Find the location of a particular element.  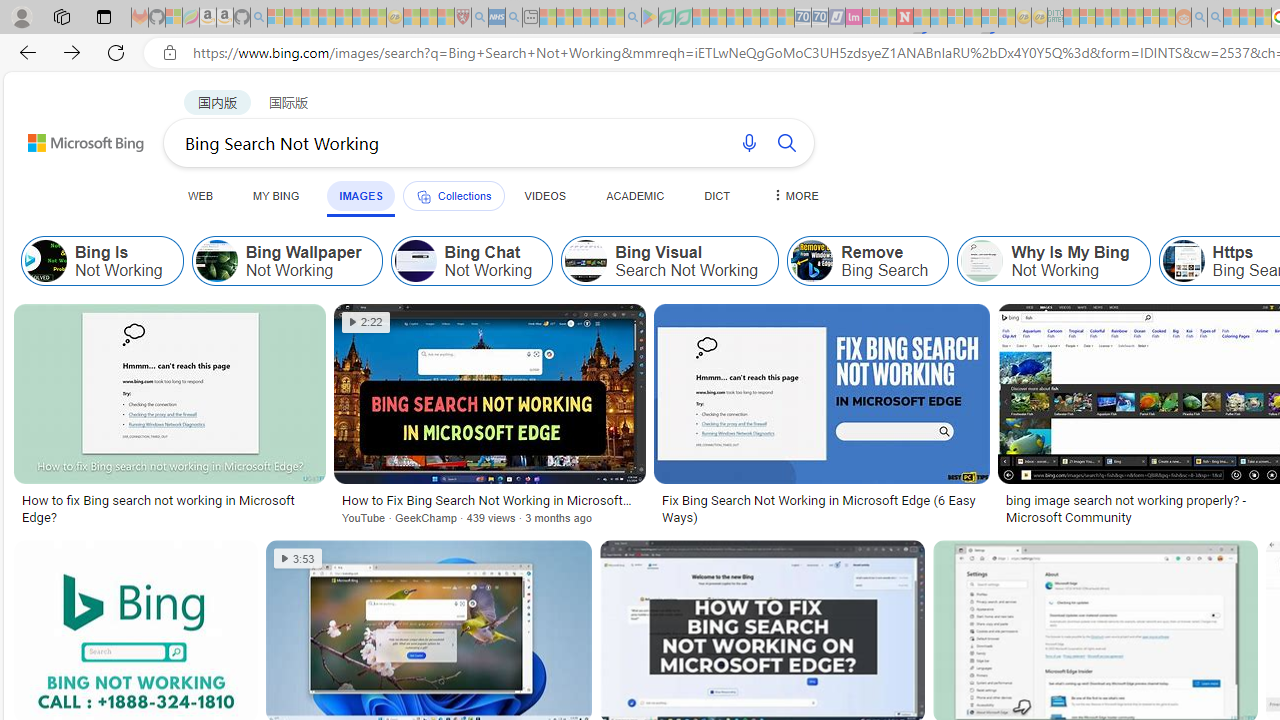

'MORE' is located at coordinates (792, 195).